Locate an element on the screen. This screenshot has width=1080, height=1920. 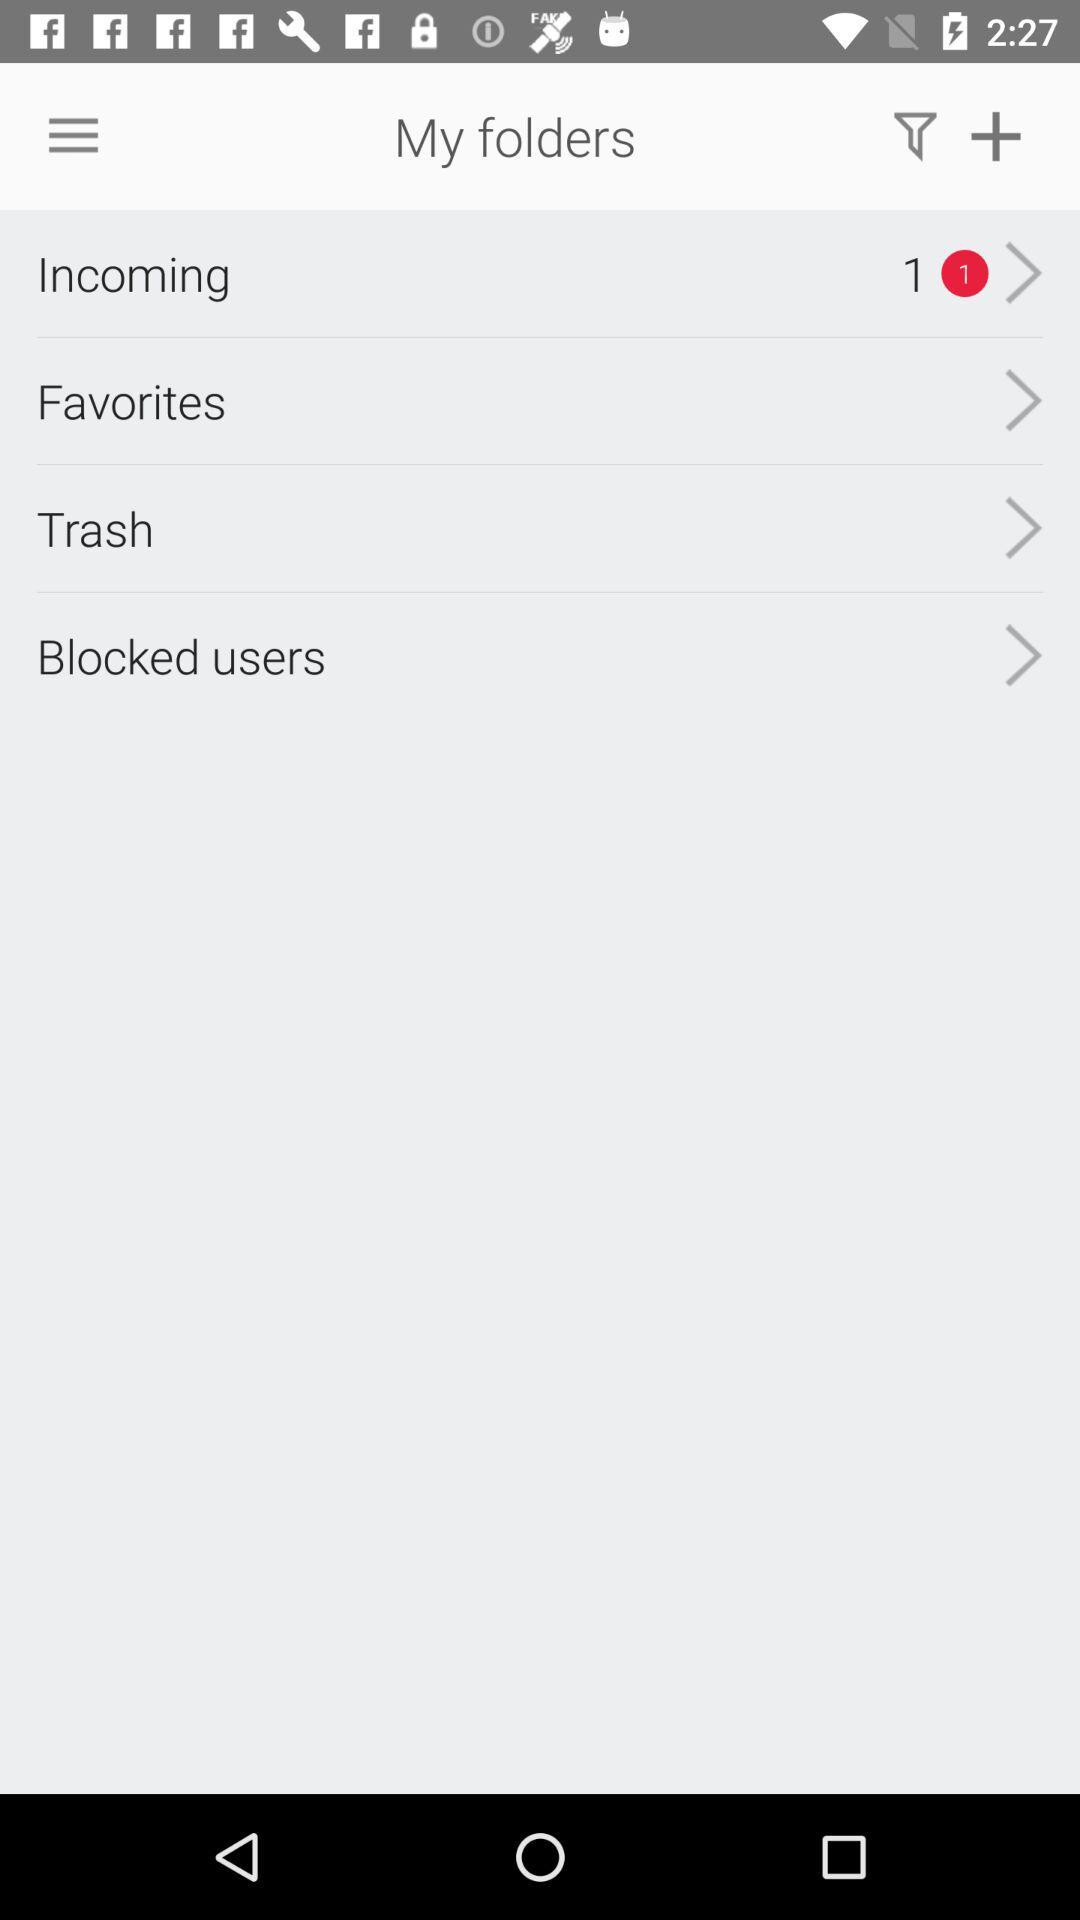
icon below the favorites is located at coordinates (95, 528).